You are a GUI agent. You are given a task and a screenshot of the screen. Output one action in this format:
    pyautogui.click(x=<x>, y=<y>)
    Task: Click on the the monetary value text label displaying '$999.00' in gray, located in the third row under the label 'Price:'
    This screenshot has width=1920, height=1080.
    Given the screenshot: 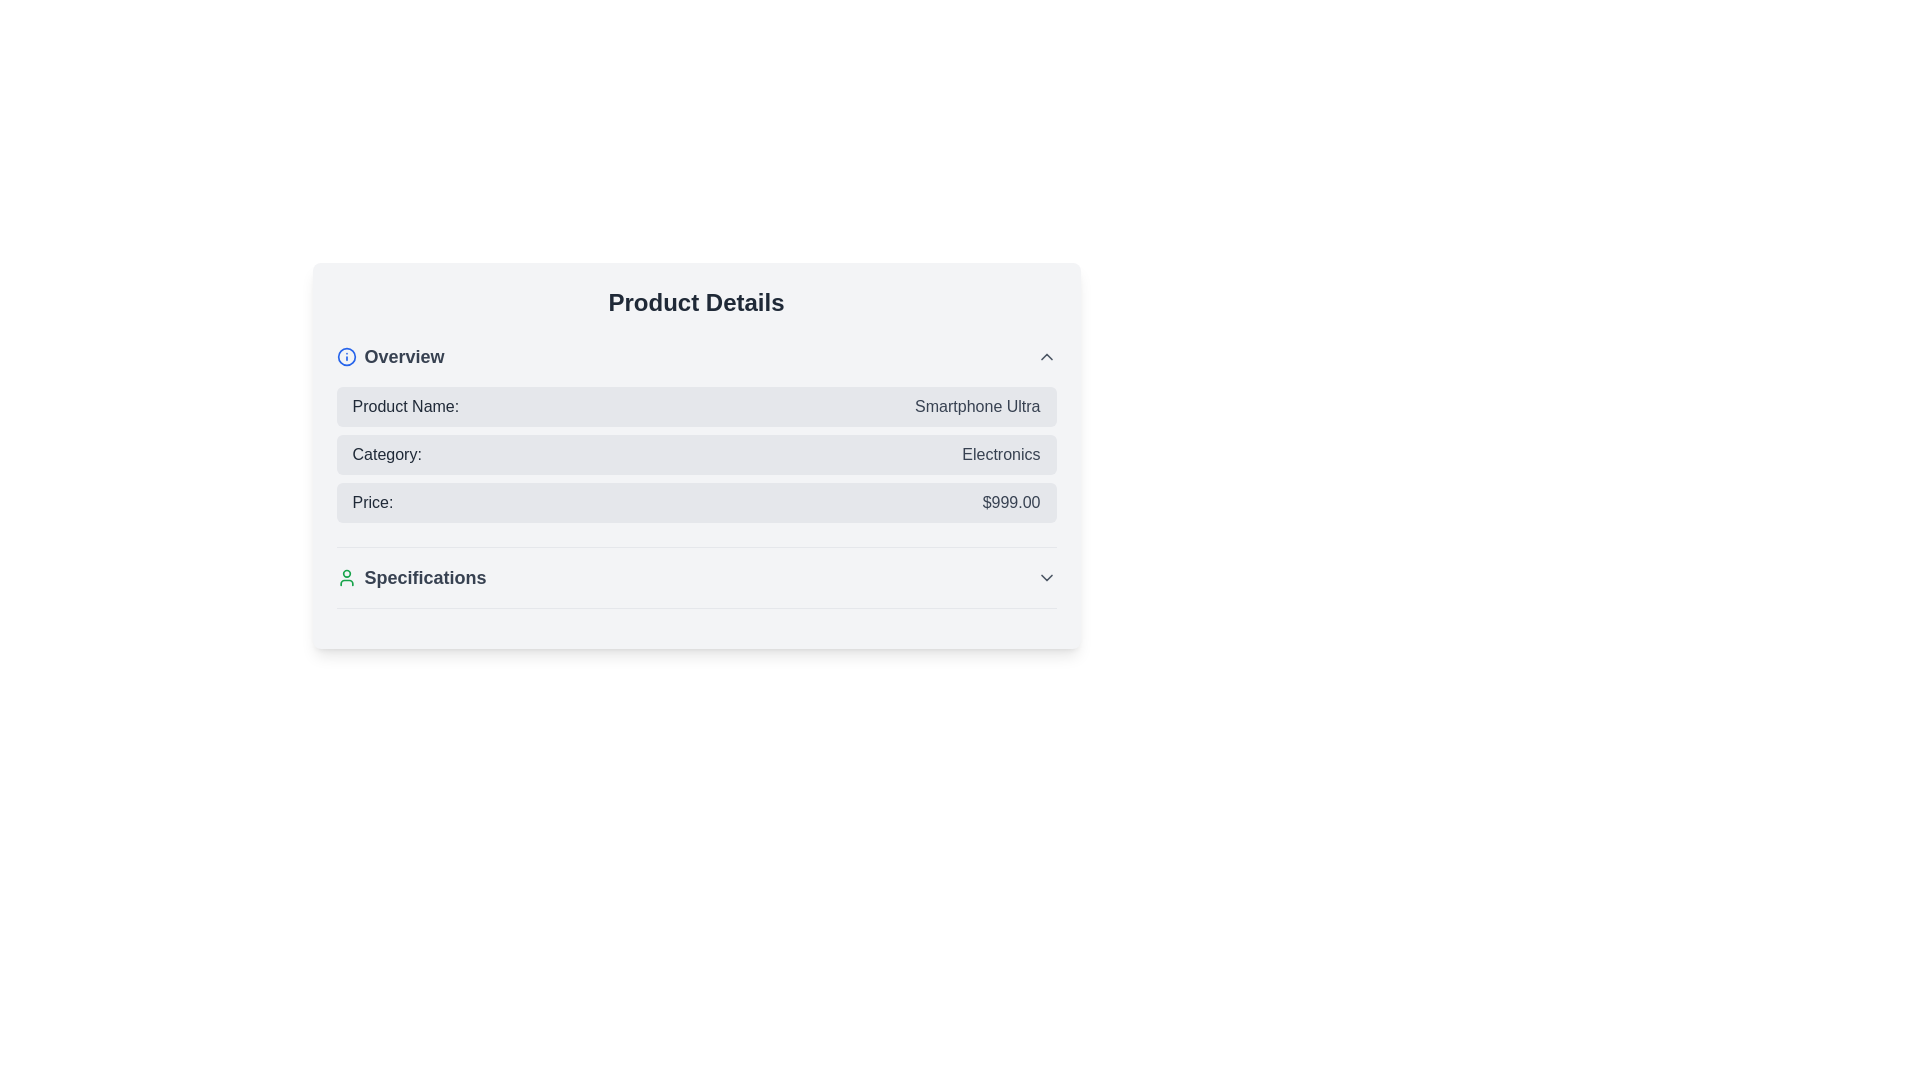 What is the action you would take?
    pyautogui.click(x=1011, y=501)
    